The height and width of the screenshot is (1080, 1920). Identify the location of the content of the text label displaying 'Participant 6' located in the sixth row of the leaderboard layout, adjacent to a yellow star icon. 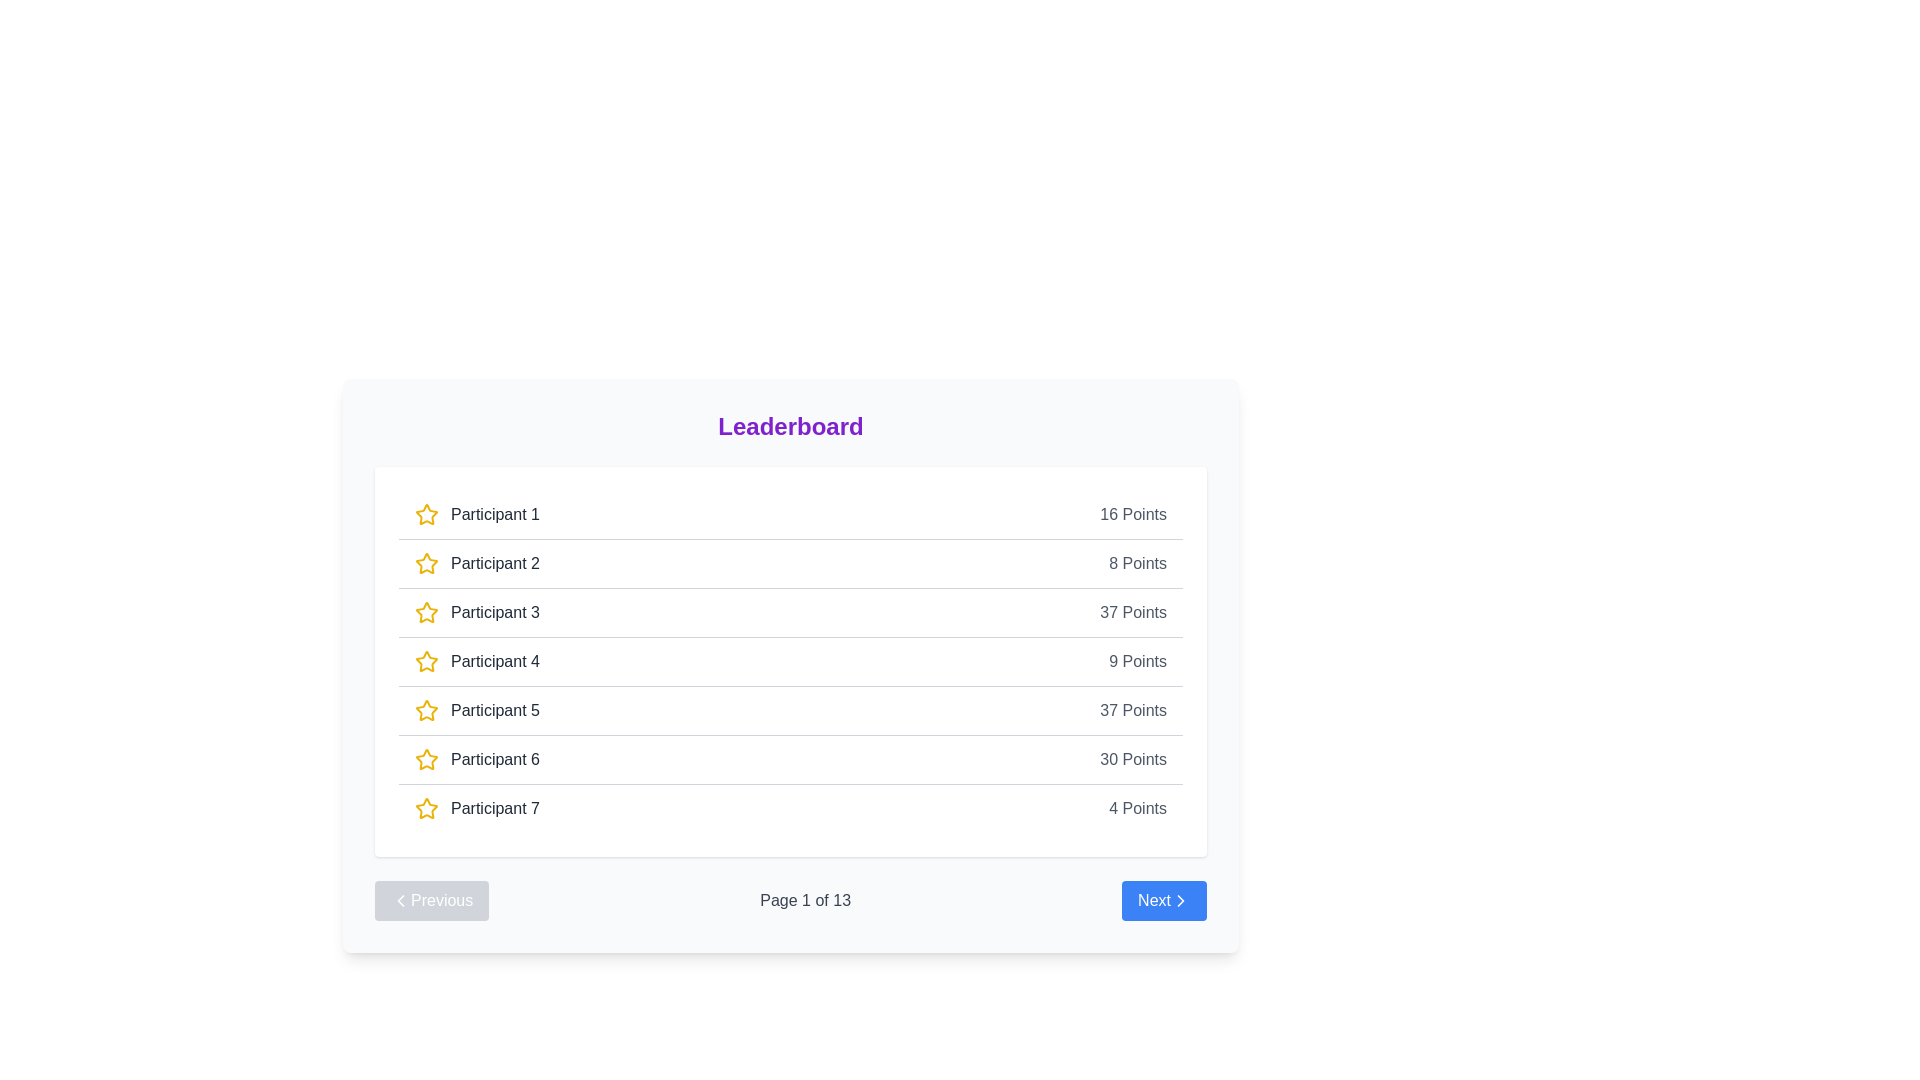
(476, 759).